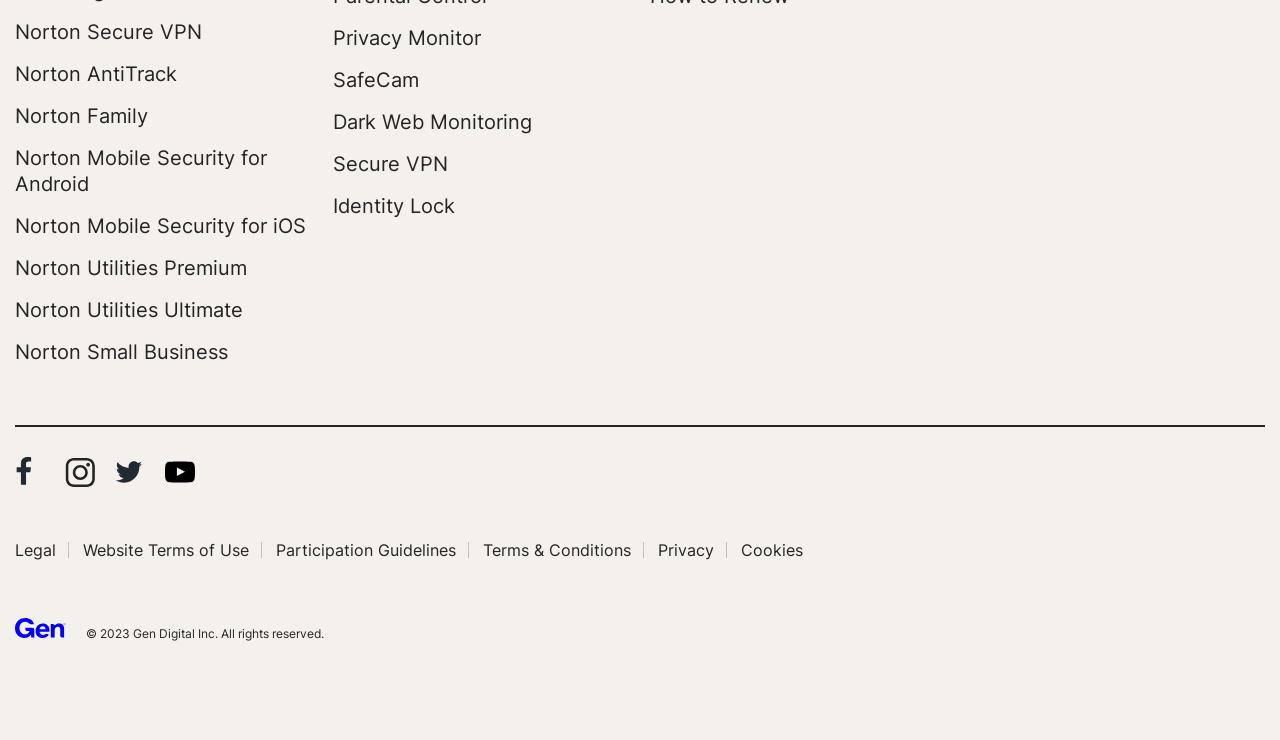  I want to click on '© 2023 Gen Digital Inc. All rights reserved.', so click(85, 632).